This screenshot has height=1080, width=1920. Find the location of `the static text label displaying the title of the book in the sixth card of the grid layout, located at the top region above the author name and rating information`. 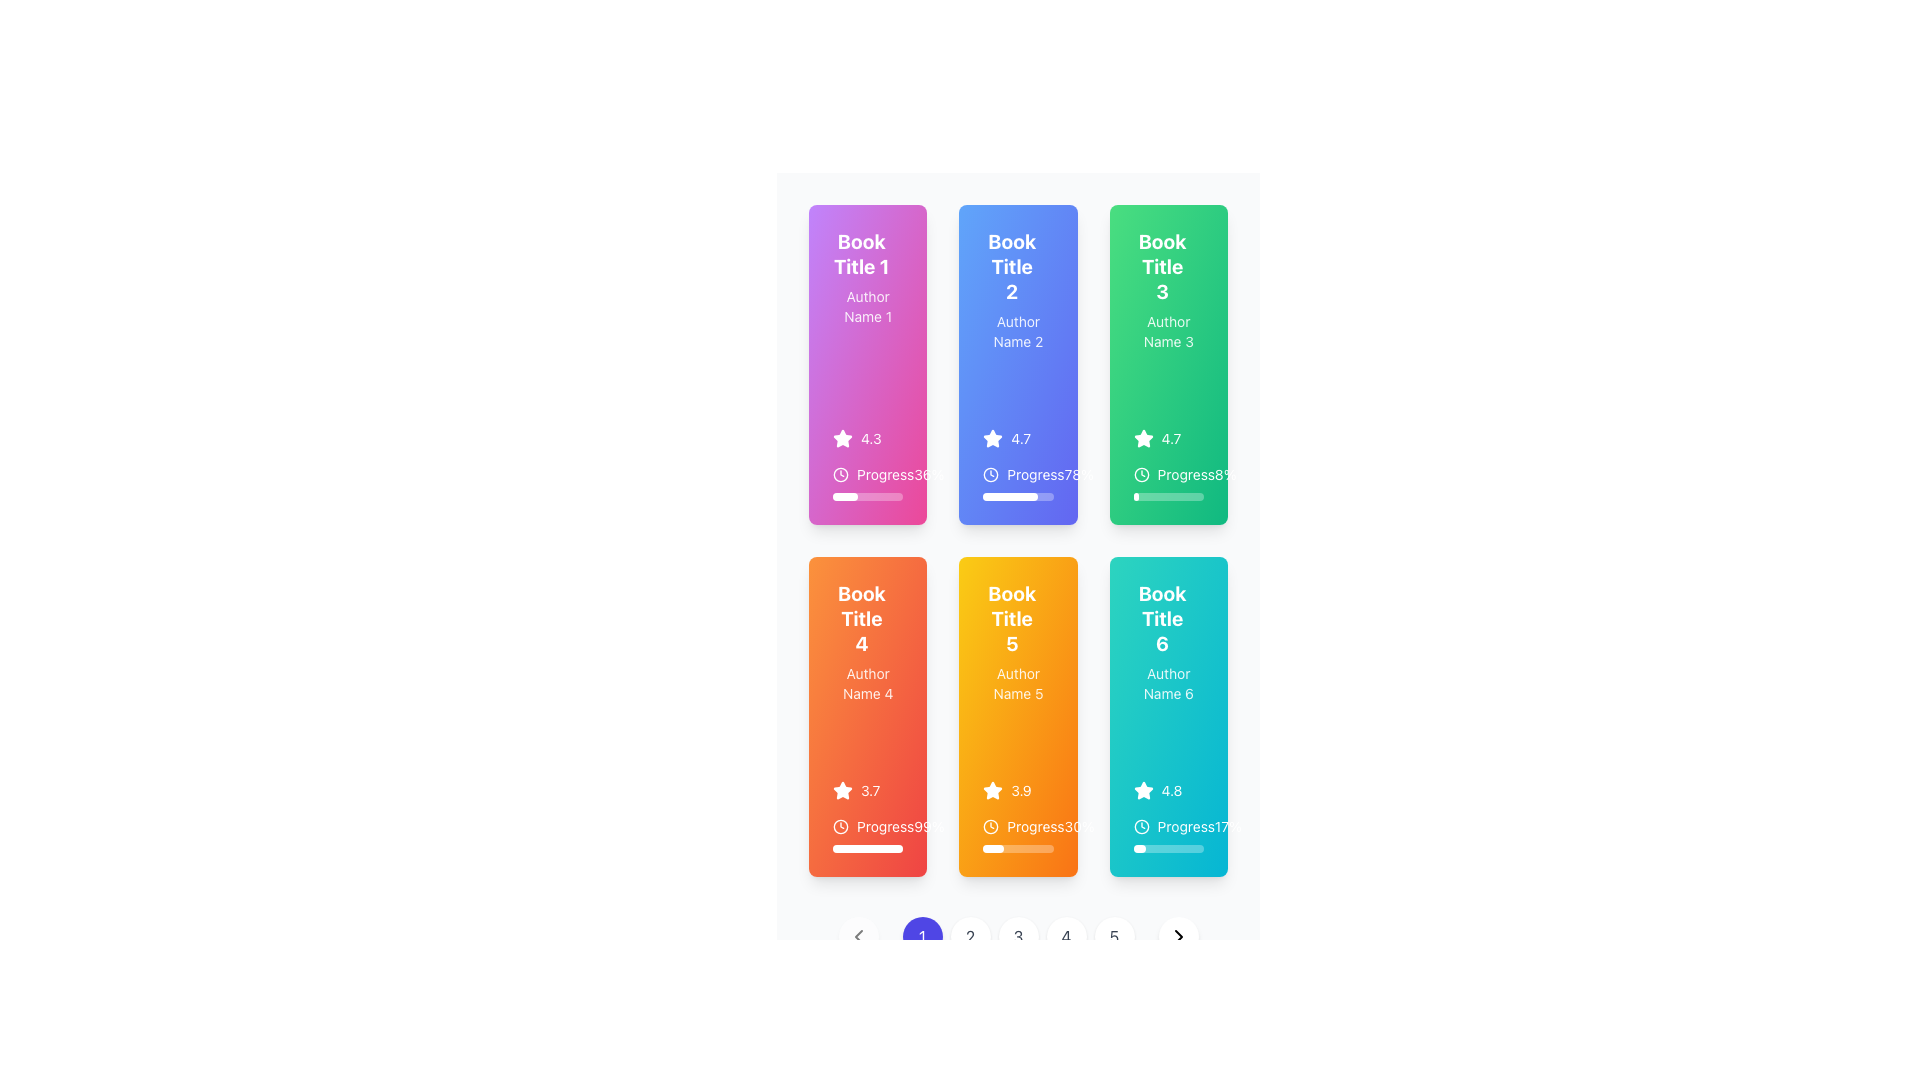

the static text label displaying the title of the book in the sixth card of the grid layout, located at the top region above the author name and rating information is located at coordinates (1162, 617).